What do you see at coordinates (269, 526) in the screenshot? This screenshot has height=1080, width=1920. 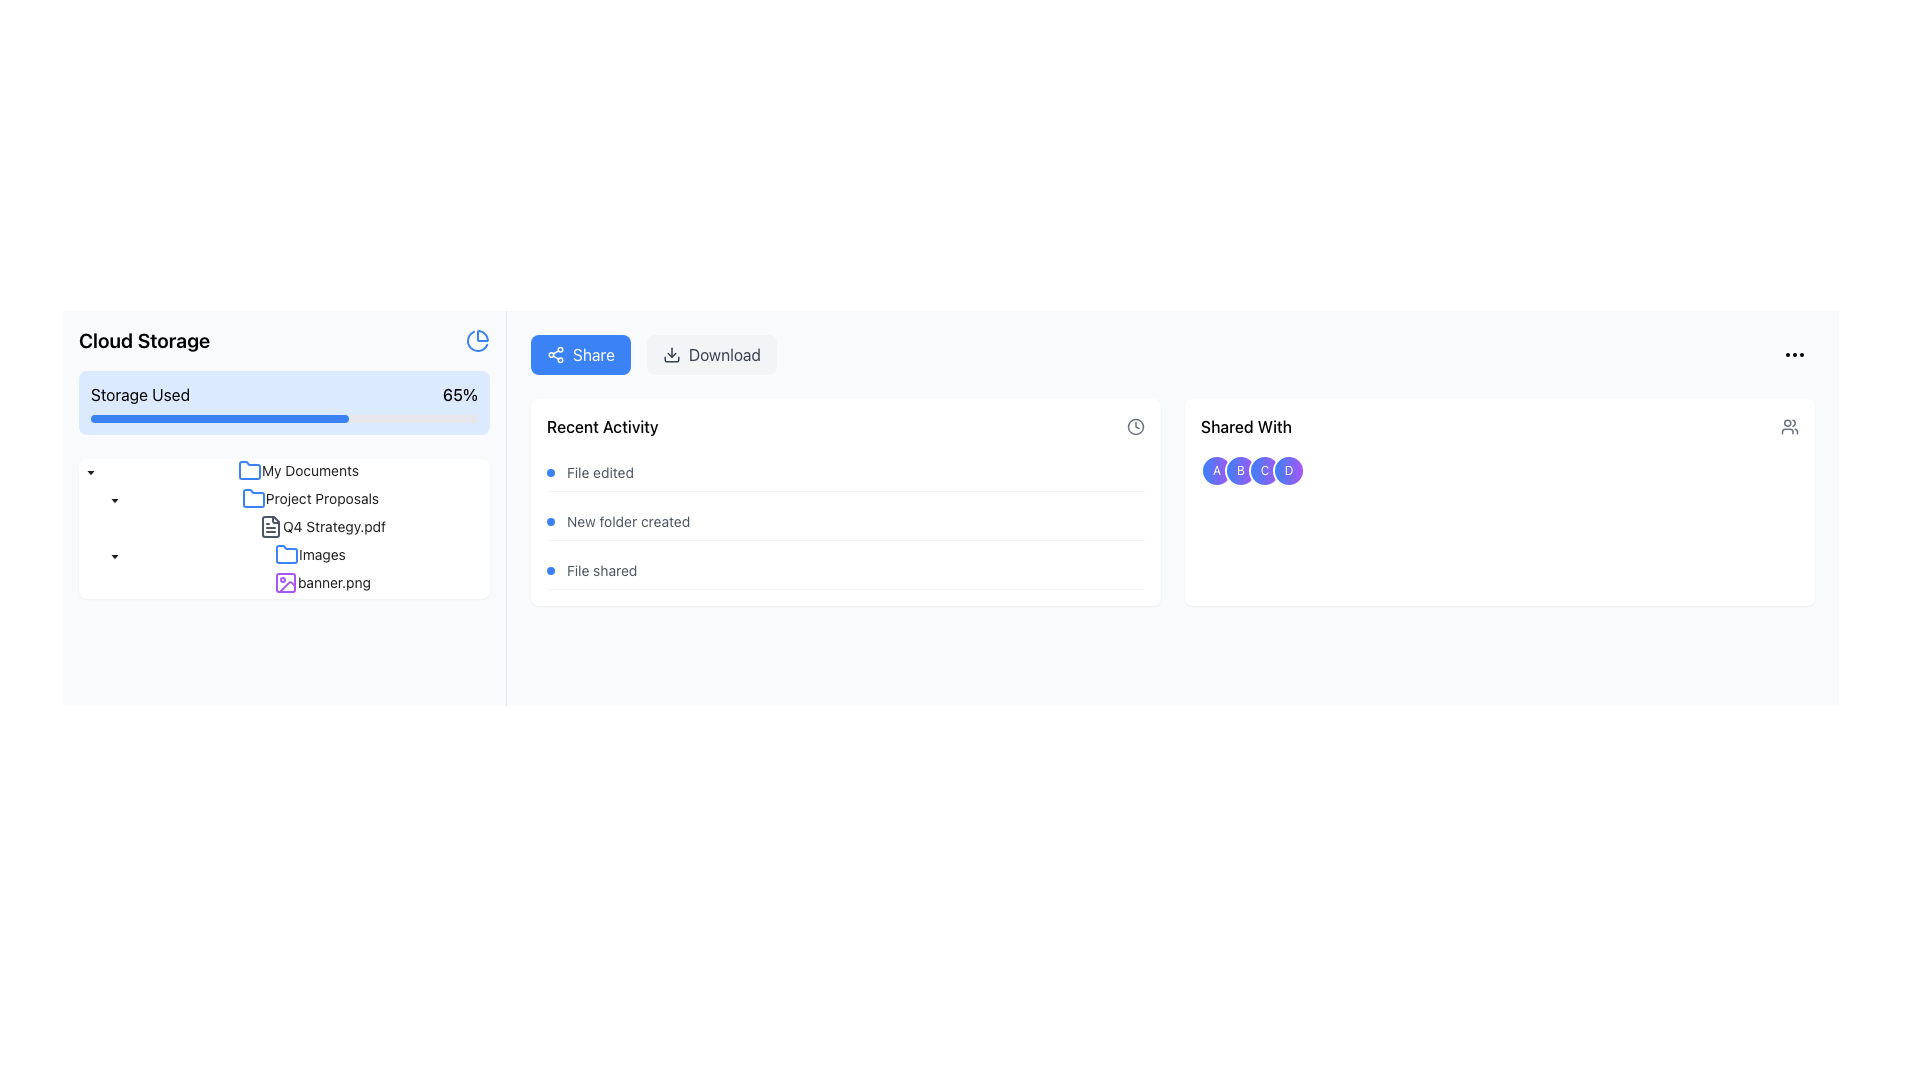 I see `the document icon styled in gray that indicates the file entry for 'Q4 Strategy.pdf' in the Cloud Storage section` at bounding box center [269, 526].